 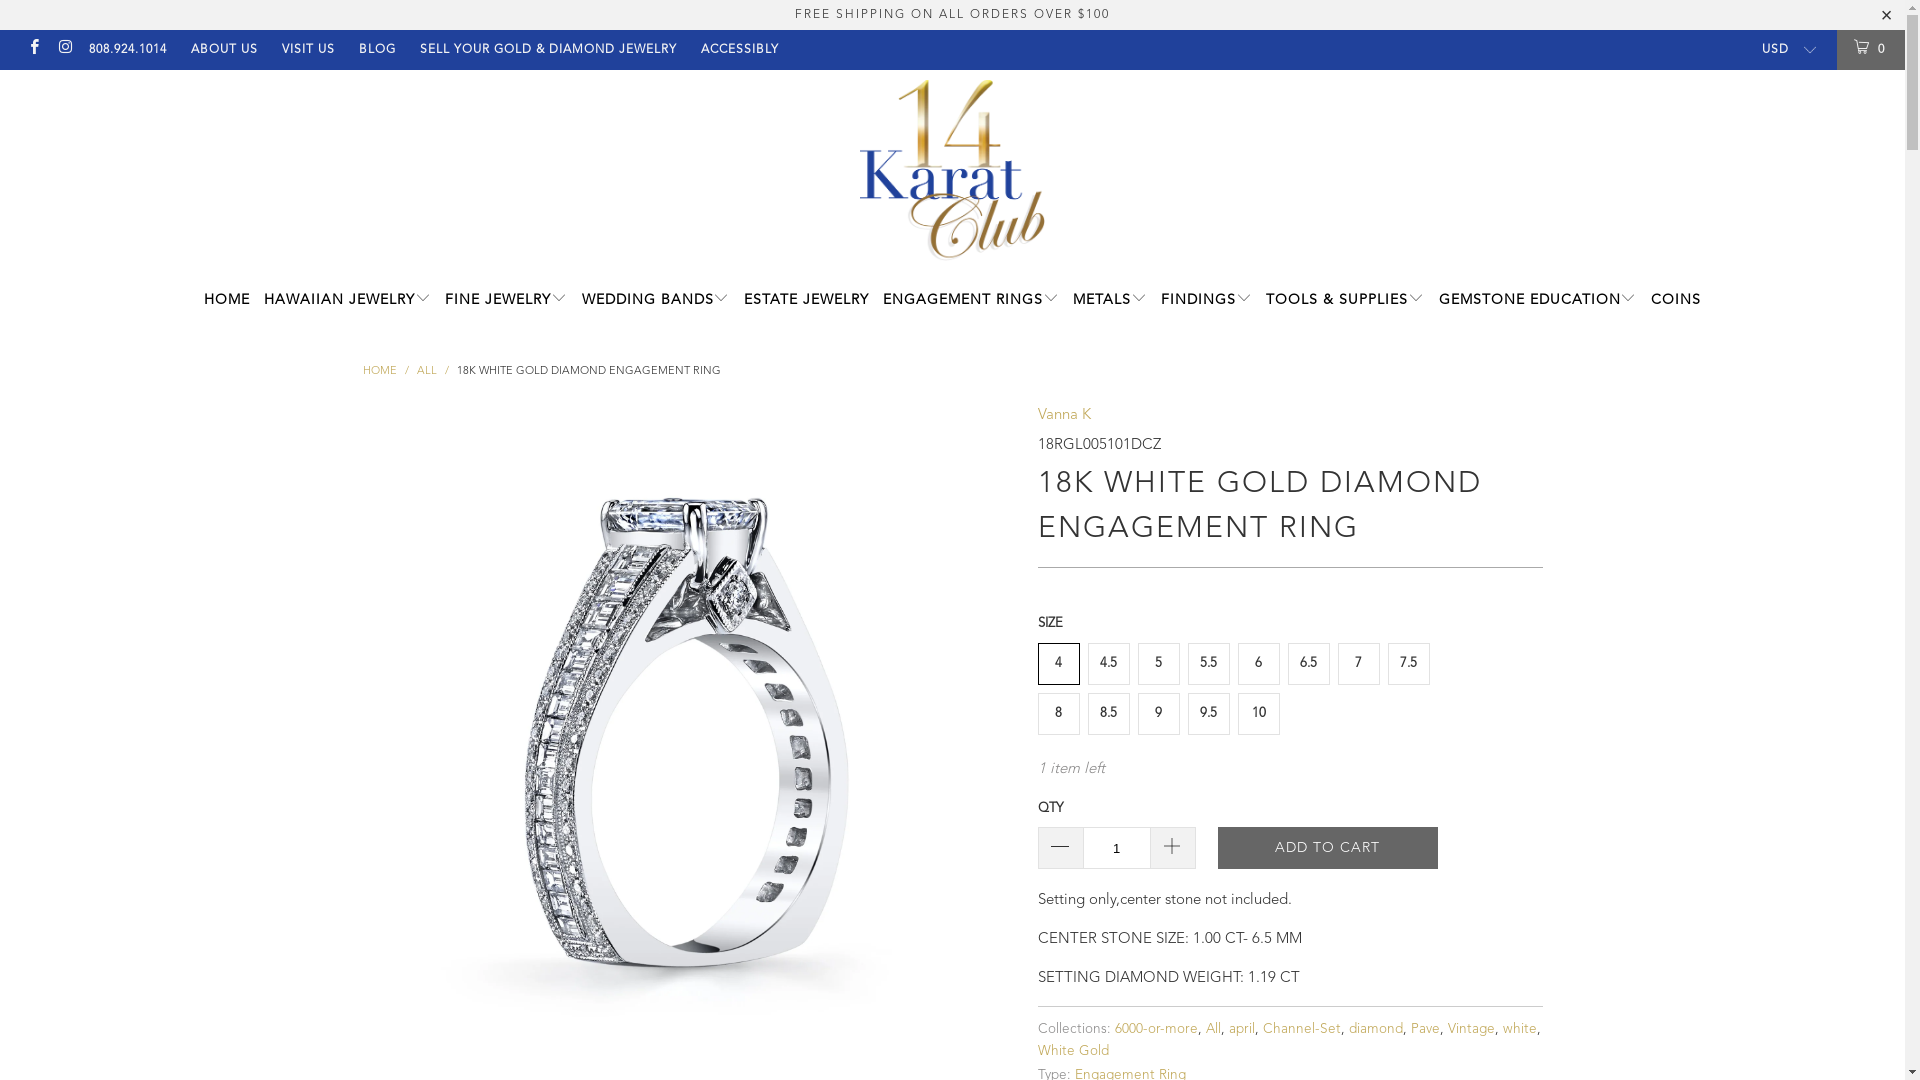 I want to click on '6000-or-more', so click(x=1155, y=1029).